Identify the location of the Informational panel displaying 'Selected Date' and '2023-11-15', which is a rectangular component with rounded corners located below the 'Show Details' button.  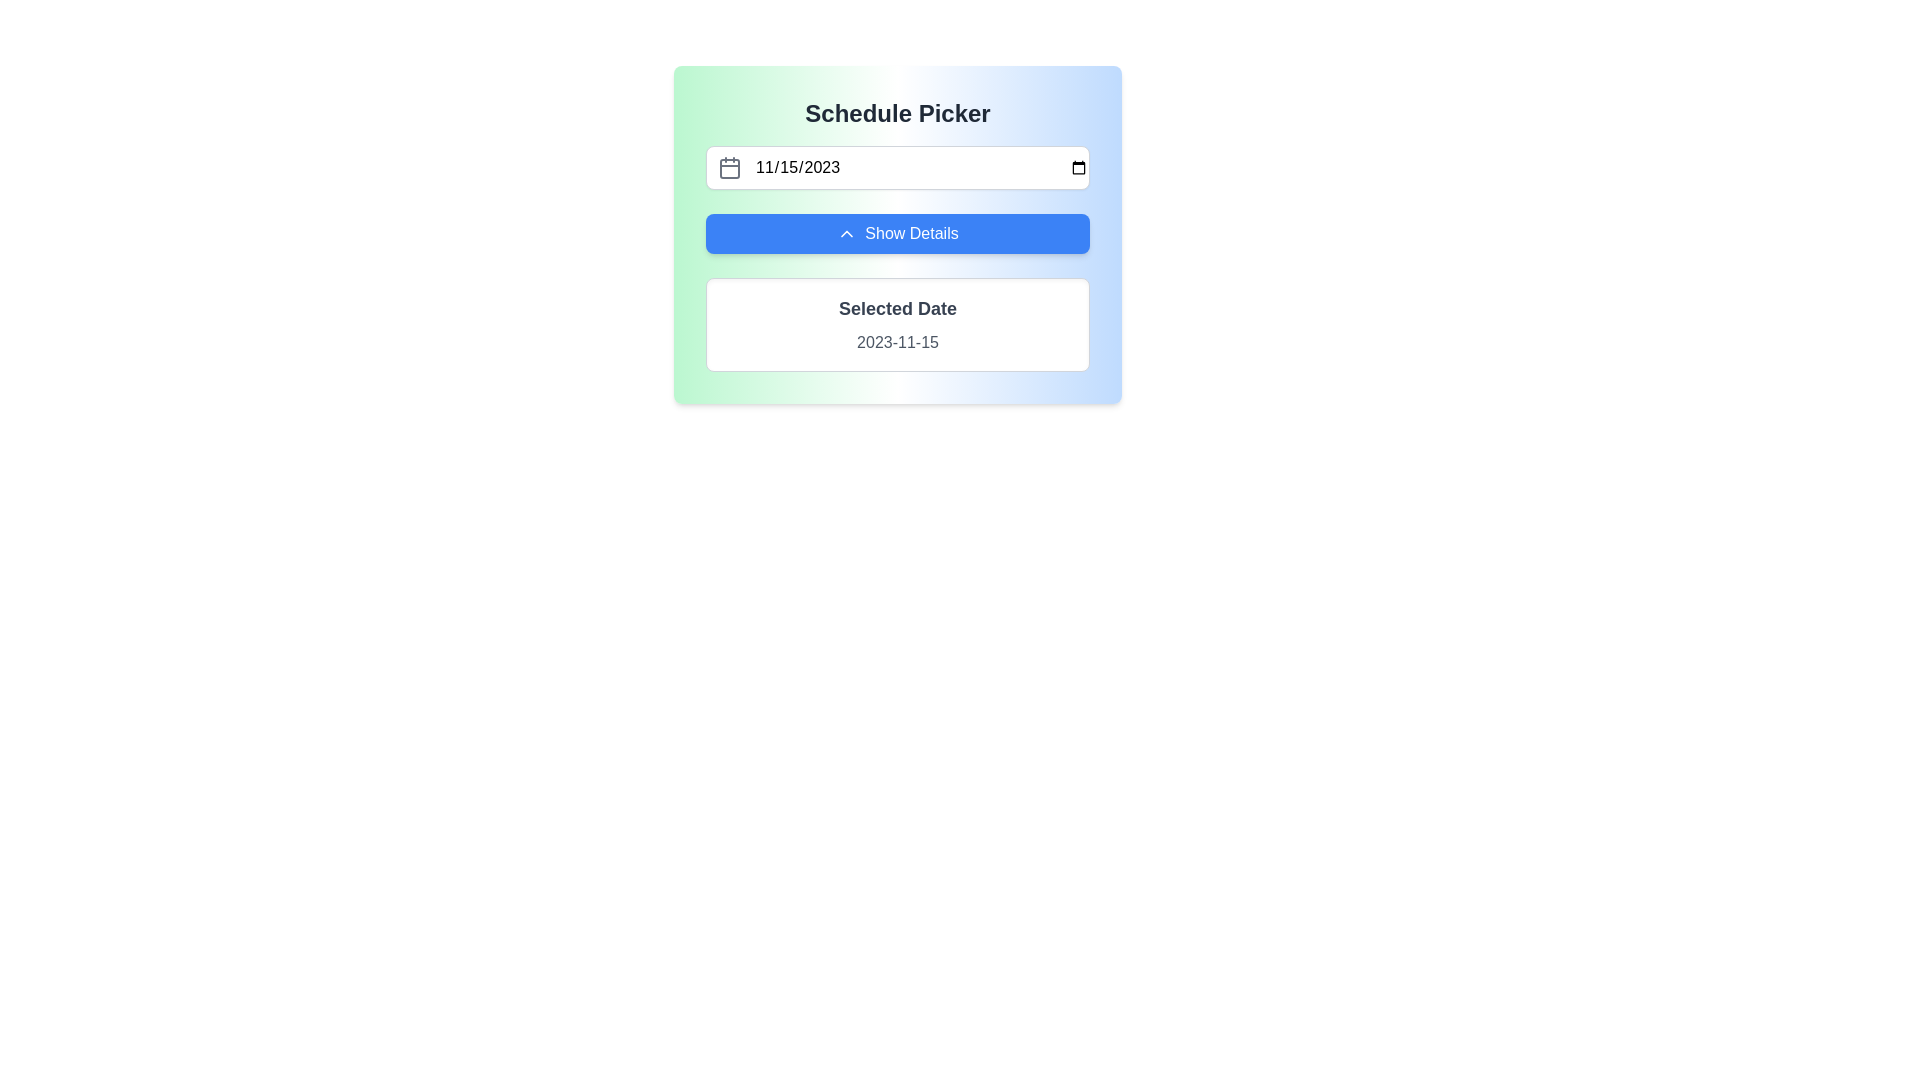
(896, 323).